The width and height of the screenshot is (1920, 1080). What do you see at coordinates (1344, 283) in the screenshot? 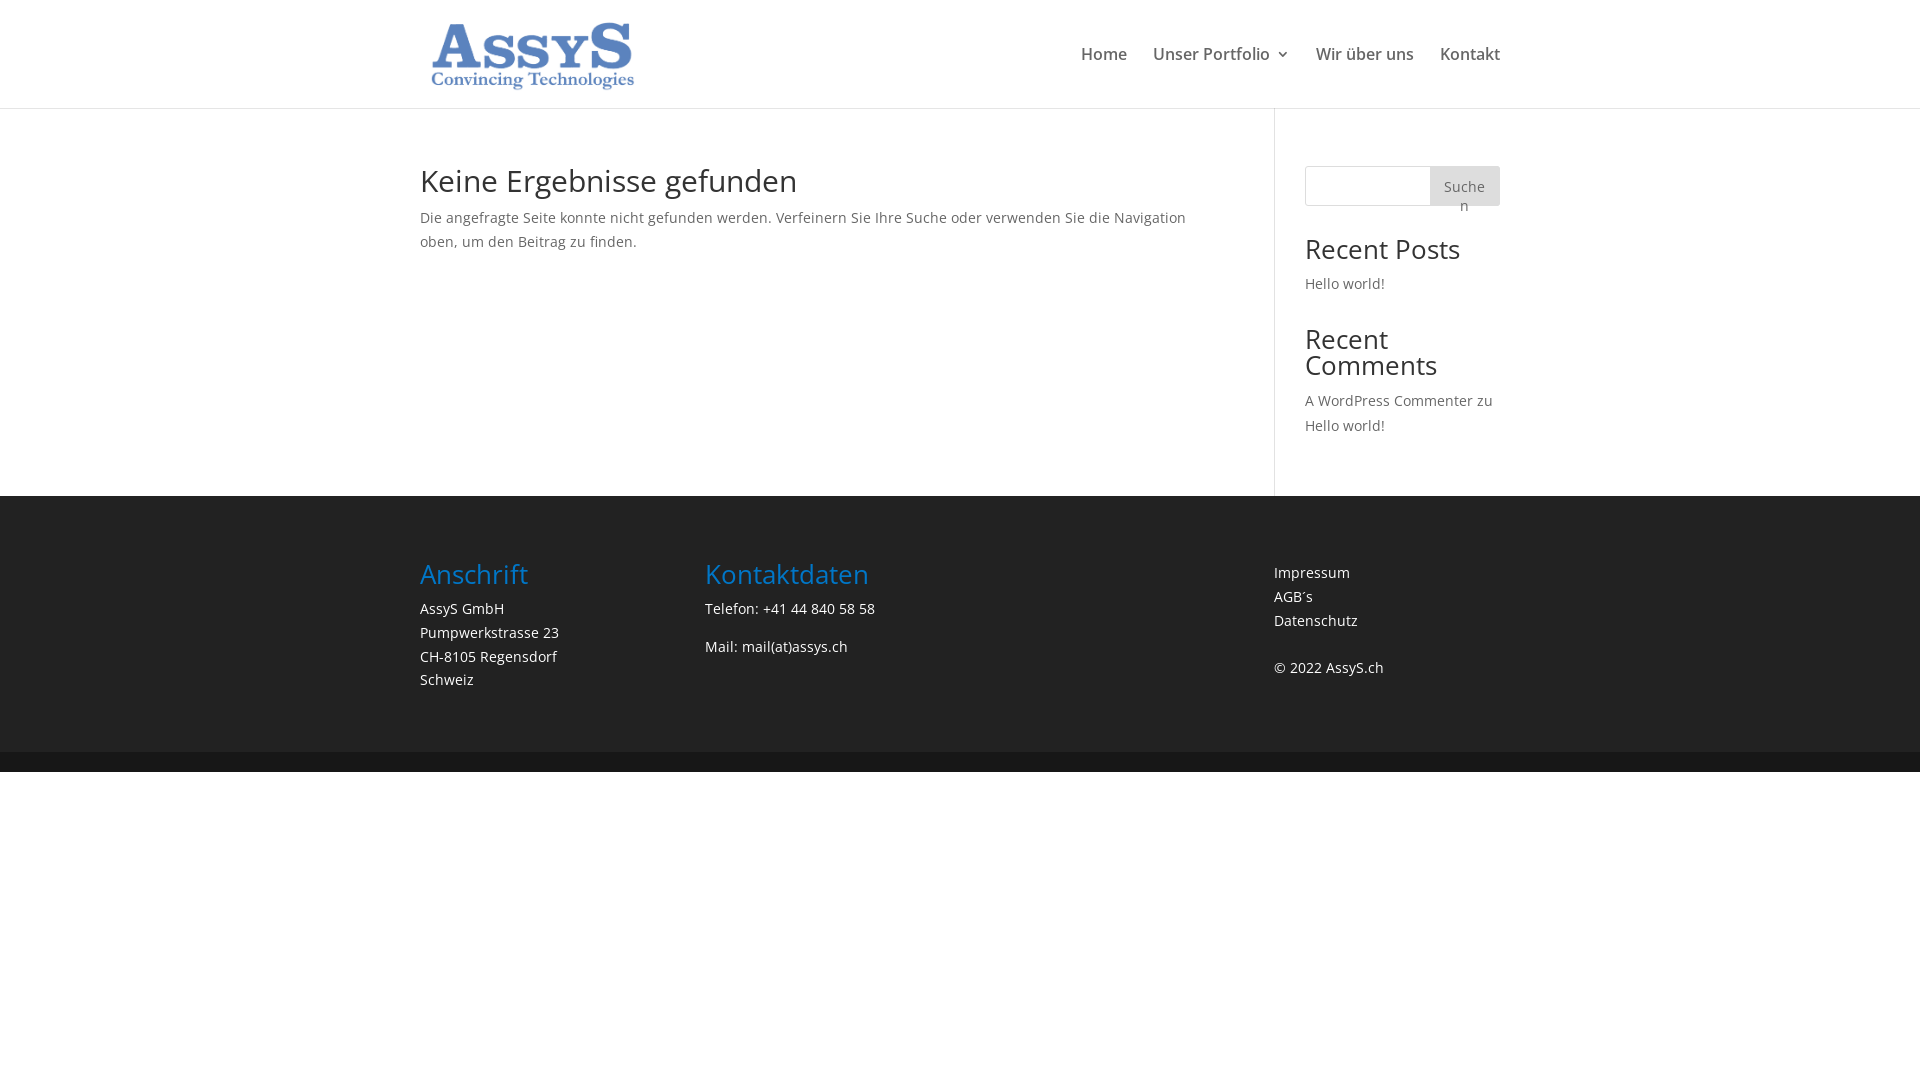
I see `'Hello world!'` at bounding box center [1344, 283].